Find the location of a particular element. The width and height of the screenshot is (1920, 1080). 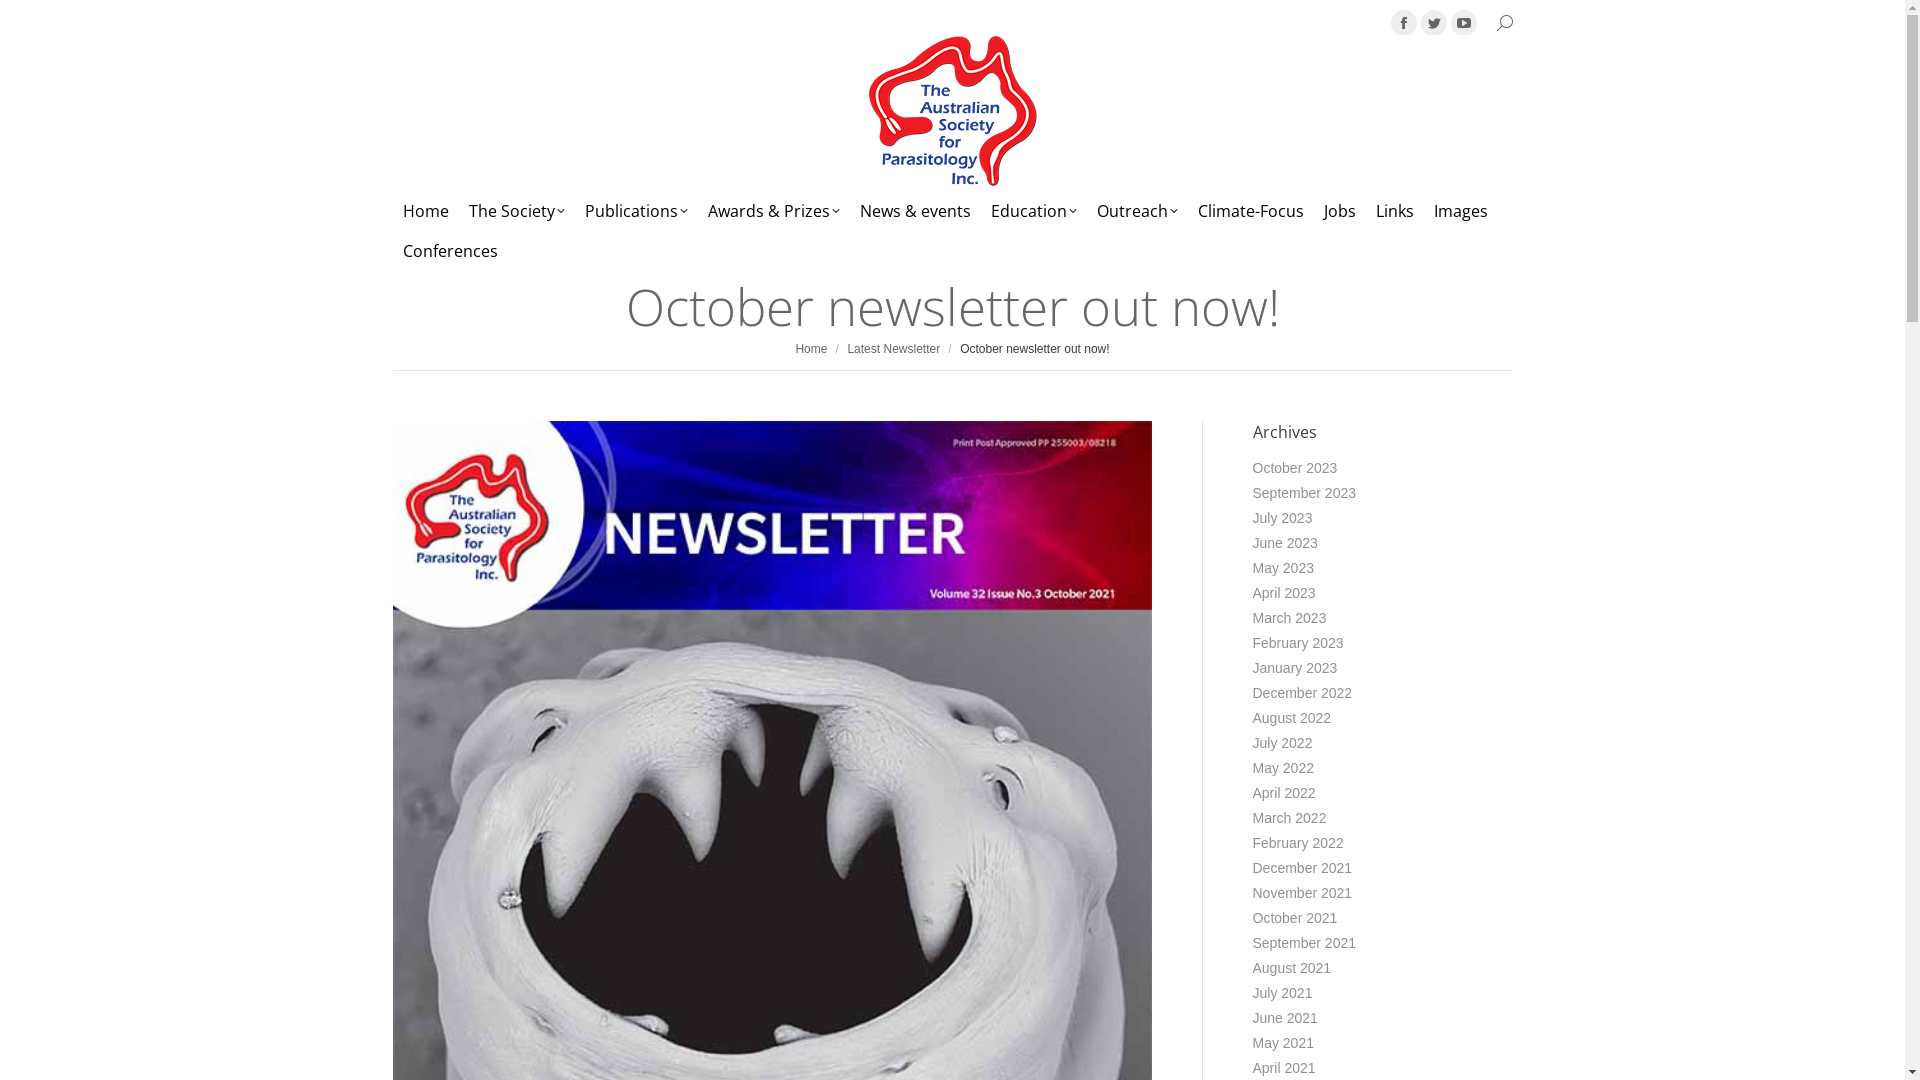

'Home' is located at coordinates (811, 347).